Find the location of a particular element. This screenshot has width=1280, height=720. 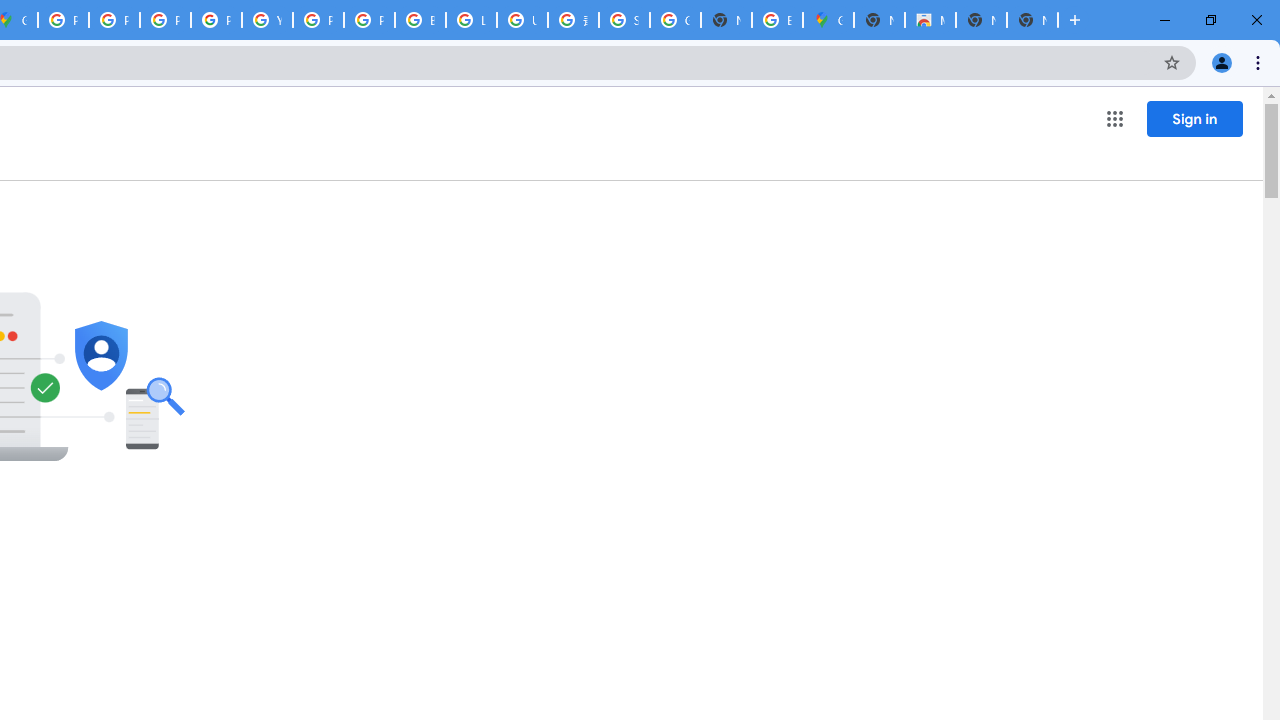

'New Tab' is located at coordinates (1032, 20).